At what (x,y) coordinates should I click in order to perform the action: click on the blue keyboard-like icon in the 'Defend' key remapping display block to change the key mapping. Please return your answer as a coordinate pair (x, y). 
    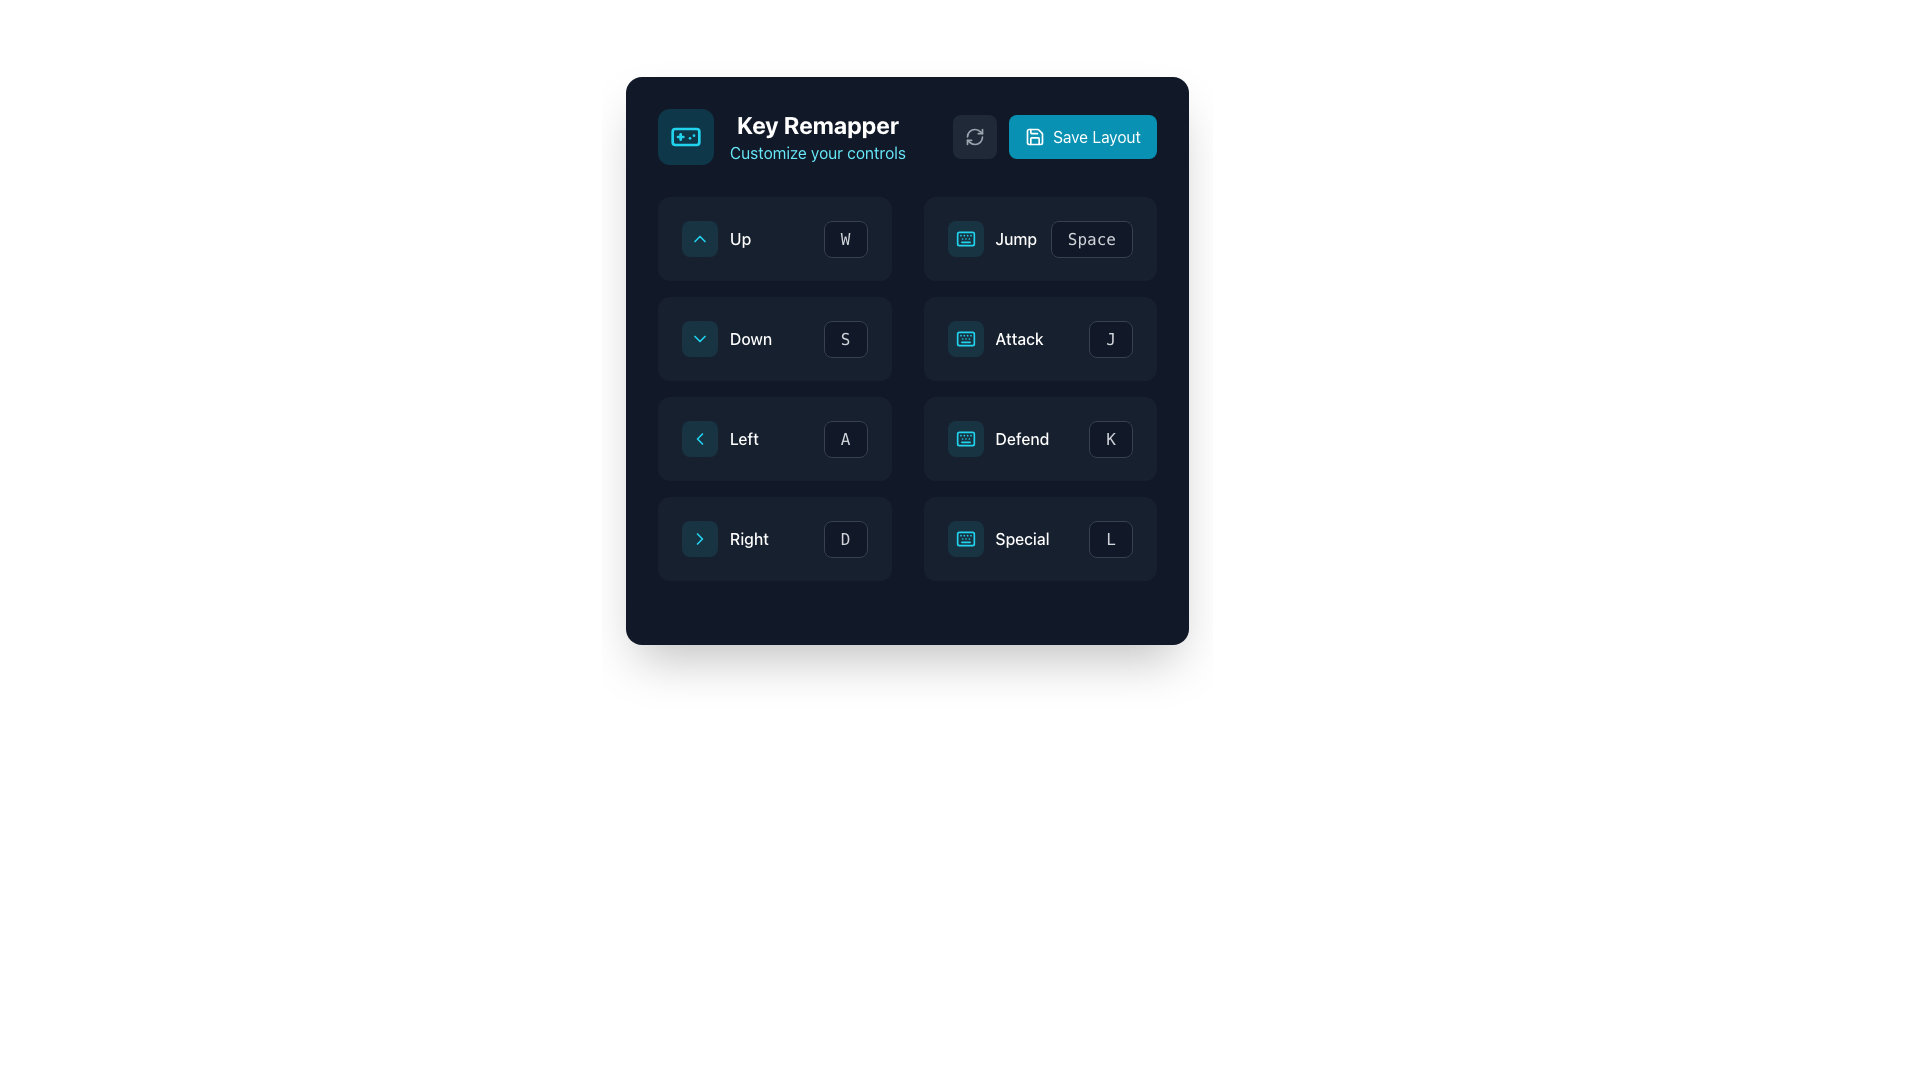
    Looking at the image, I should click on (1040, 438).